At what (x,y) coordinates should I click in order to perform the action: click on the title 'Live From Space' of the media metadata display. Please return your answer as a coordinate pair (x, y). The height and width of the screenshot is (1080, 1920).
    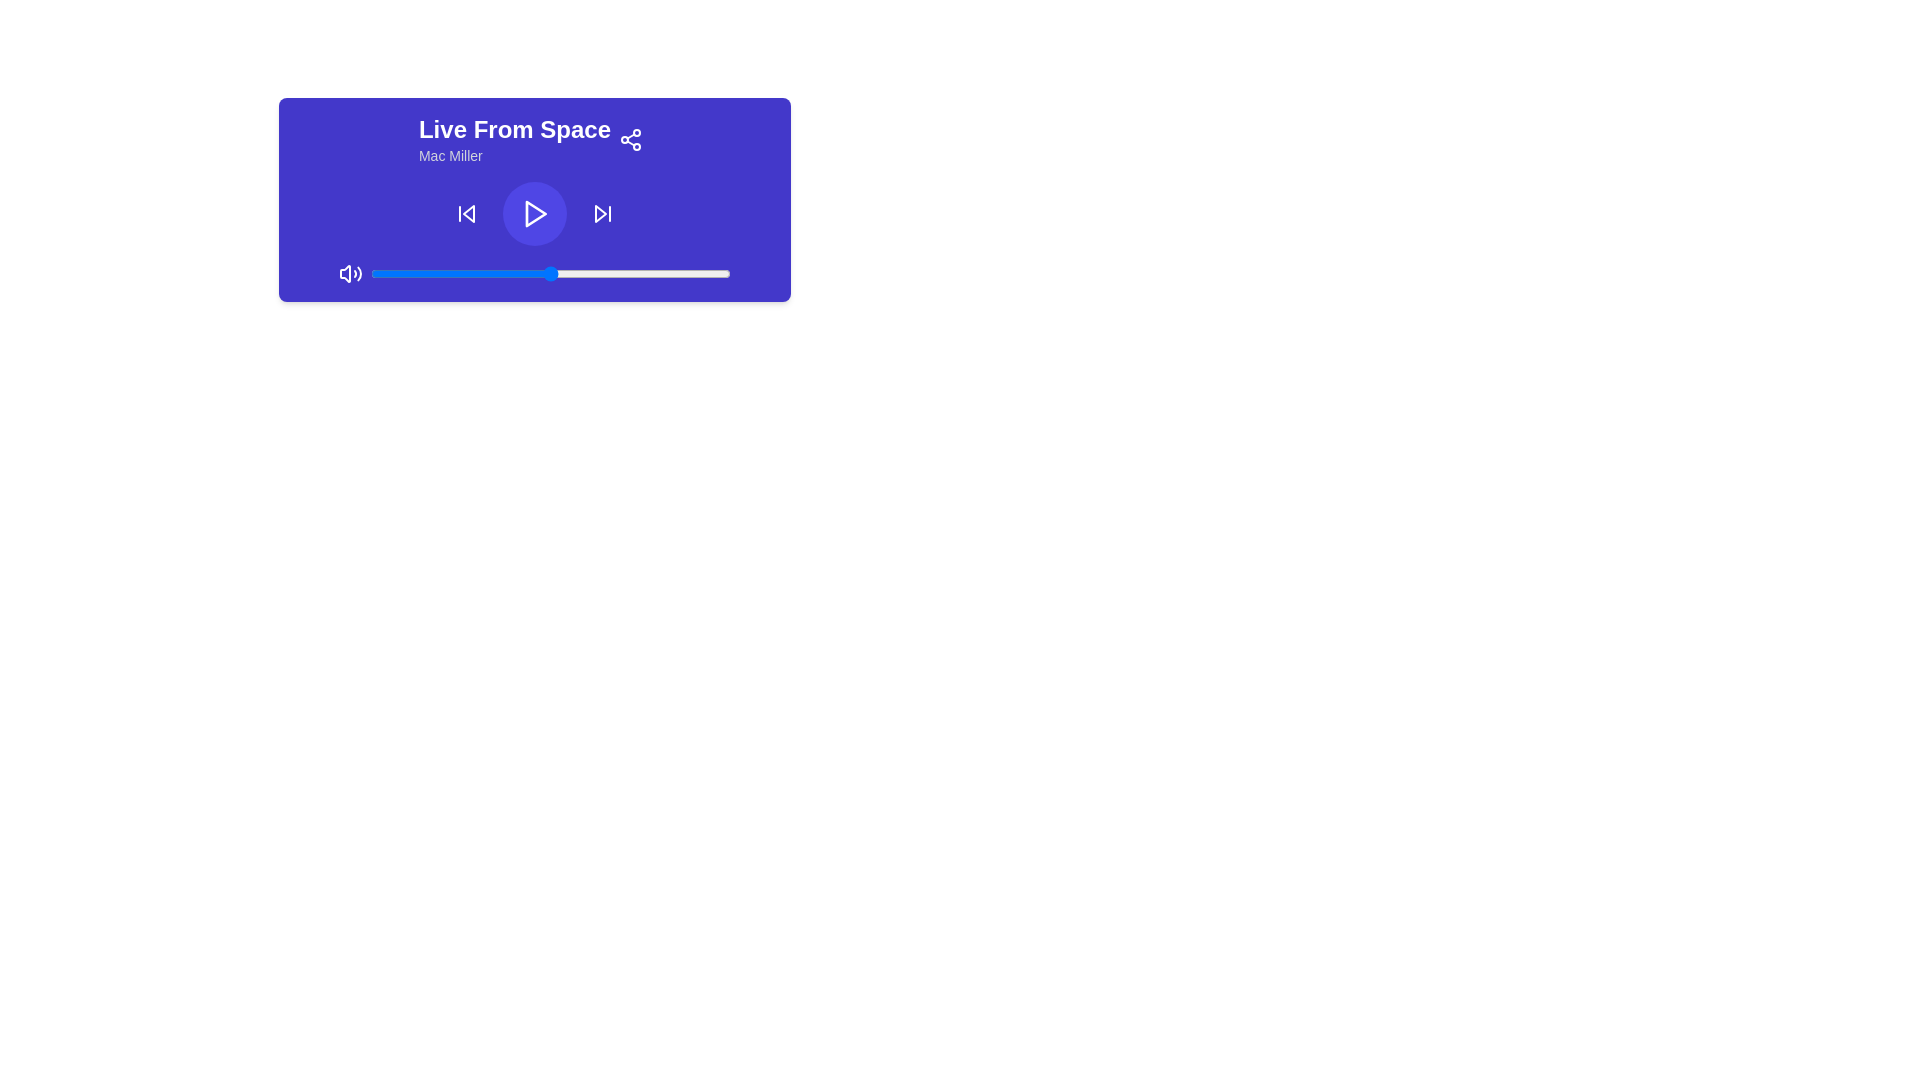
    Looking at the image, I should click on (534, 138).